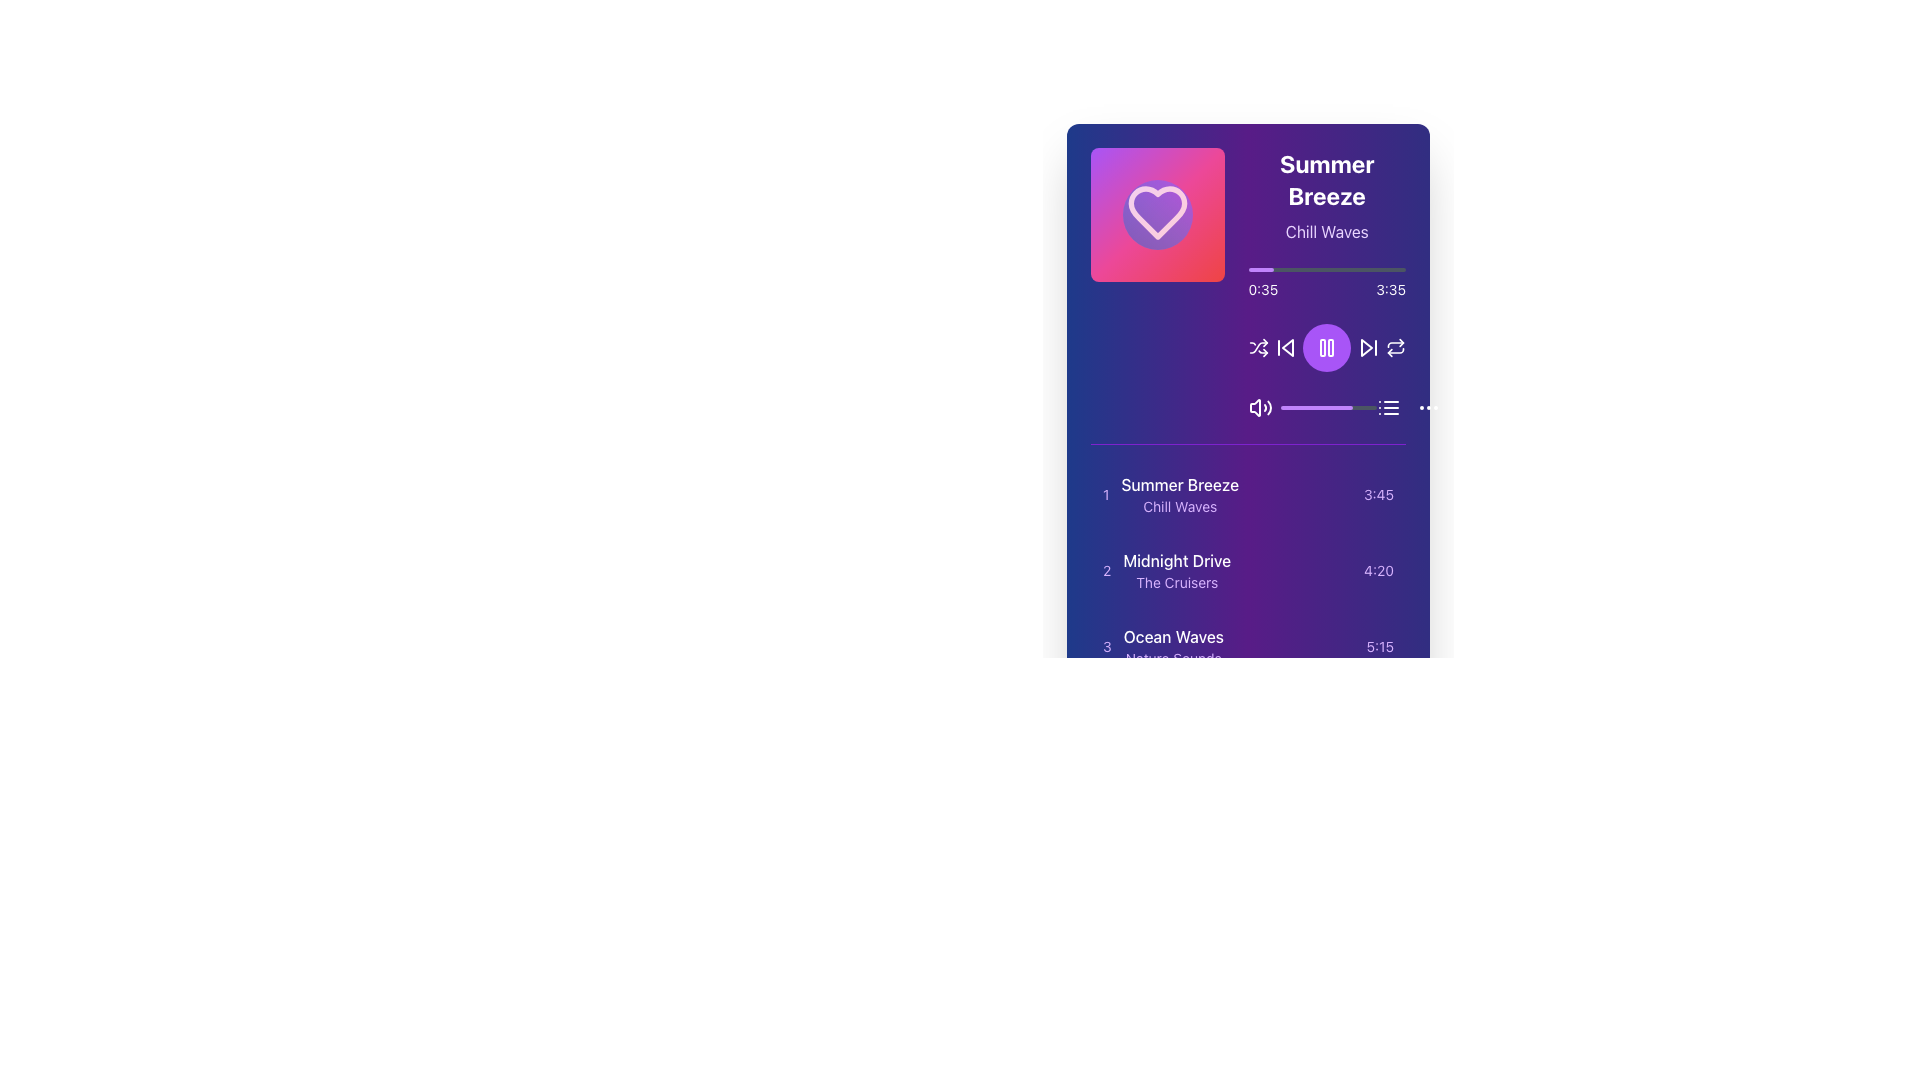 The height and width of the screenshot is (1080, 1920). I want to click on the text label reading 'Nature Sounds' which is styled in purple and located below 'Ocean Waves', so click(1173, 659).